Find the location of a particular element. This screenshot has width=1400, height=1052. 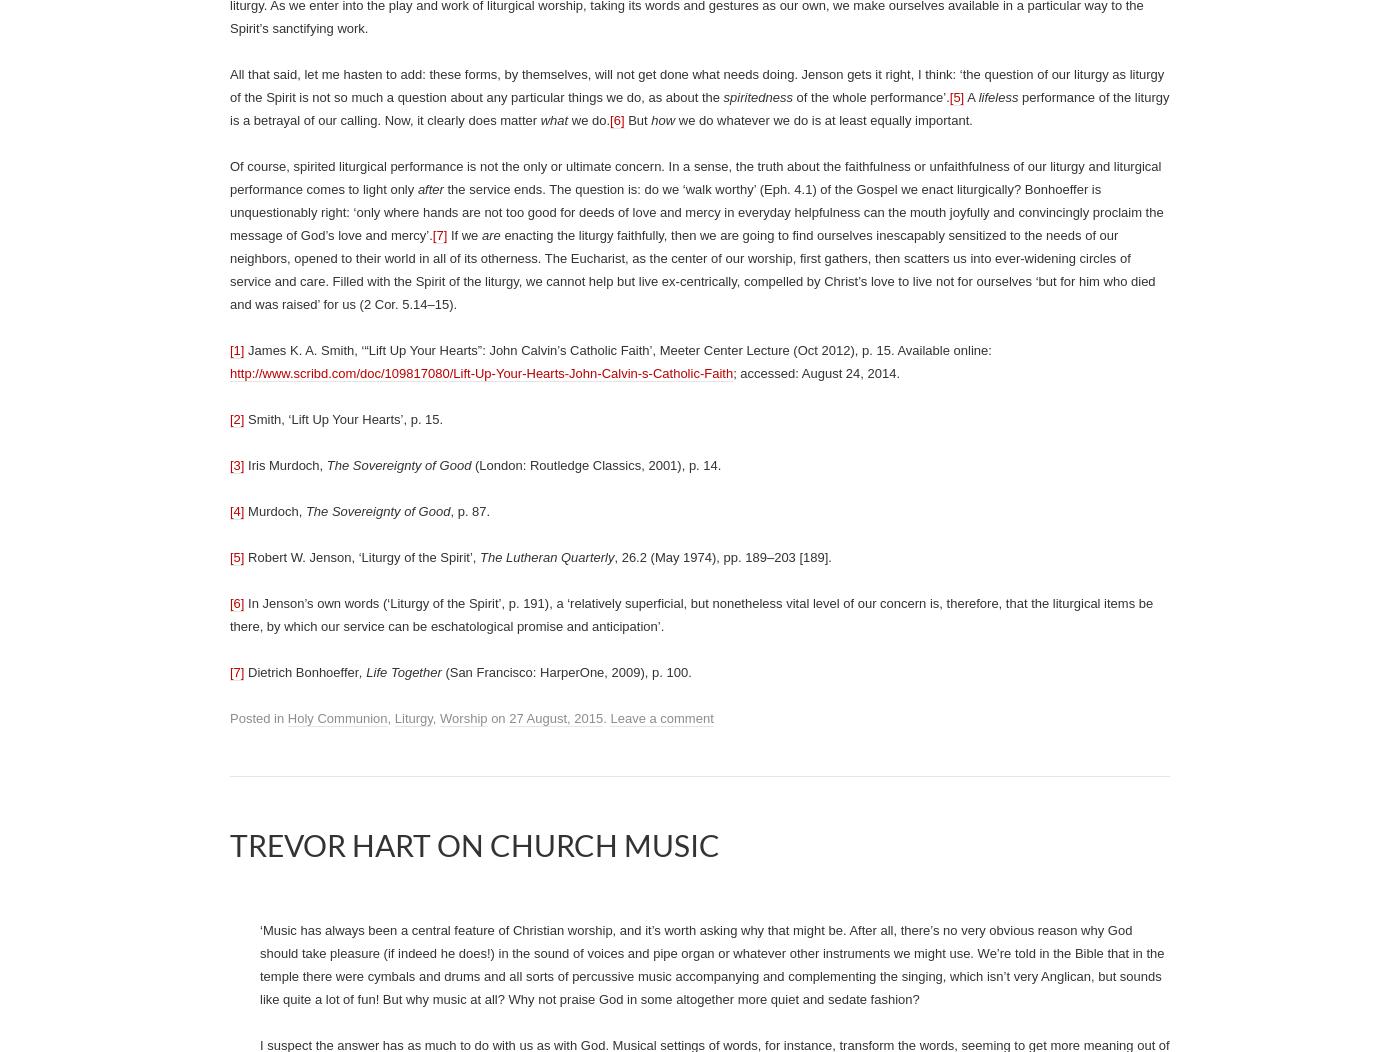

'Worship' is located at coordinates (463, 718).